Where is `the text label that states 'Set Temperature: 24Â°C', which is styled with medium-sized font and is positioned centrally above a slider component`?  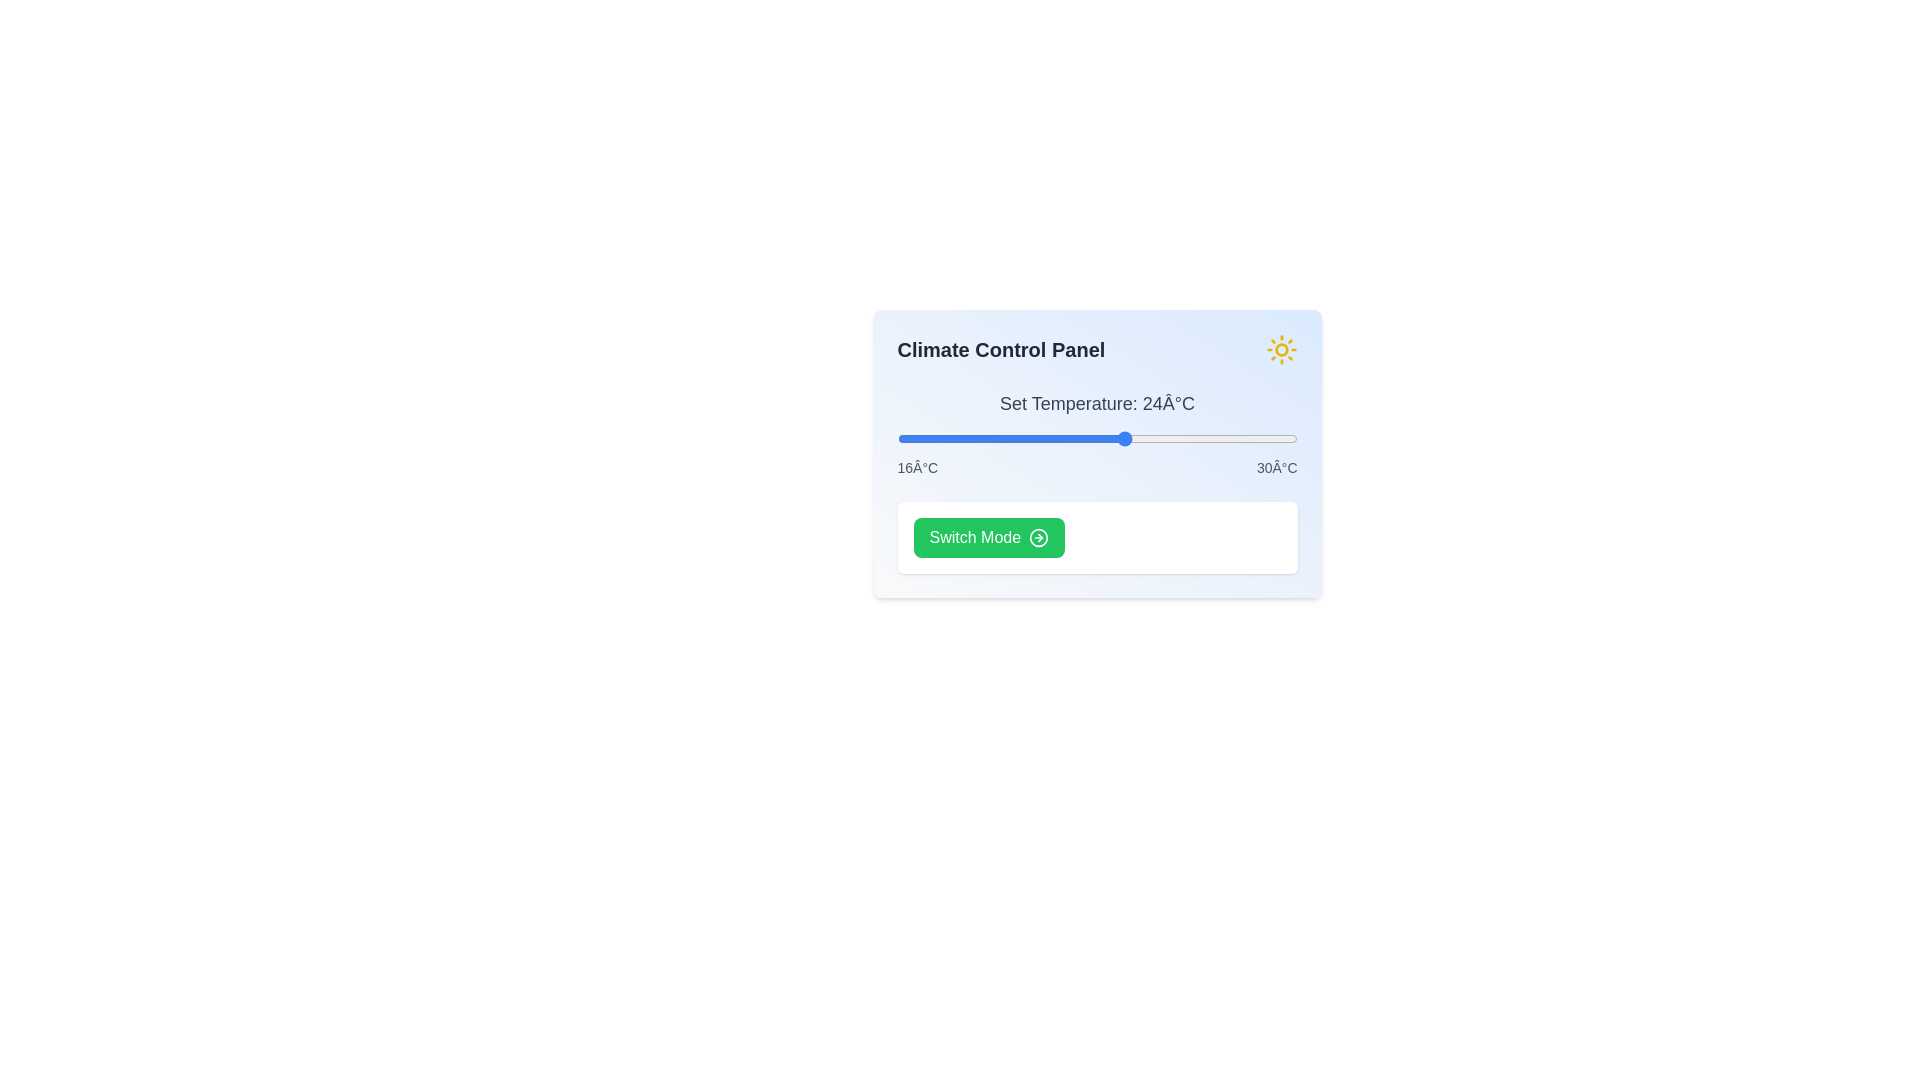 the text label that states 'Set Temperature: 24Â°C', which is styled with medium-sized font and is positioned centrally above a slider component is located at coordinates (1096, 404).